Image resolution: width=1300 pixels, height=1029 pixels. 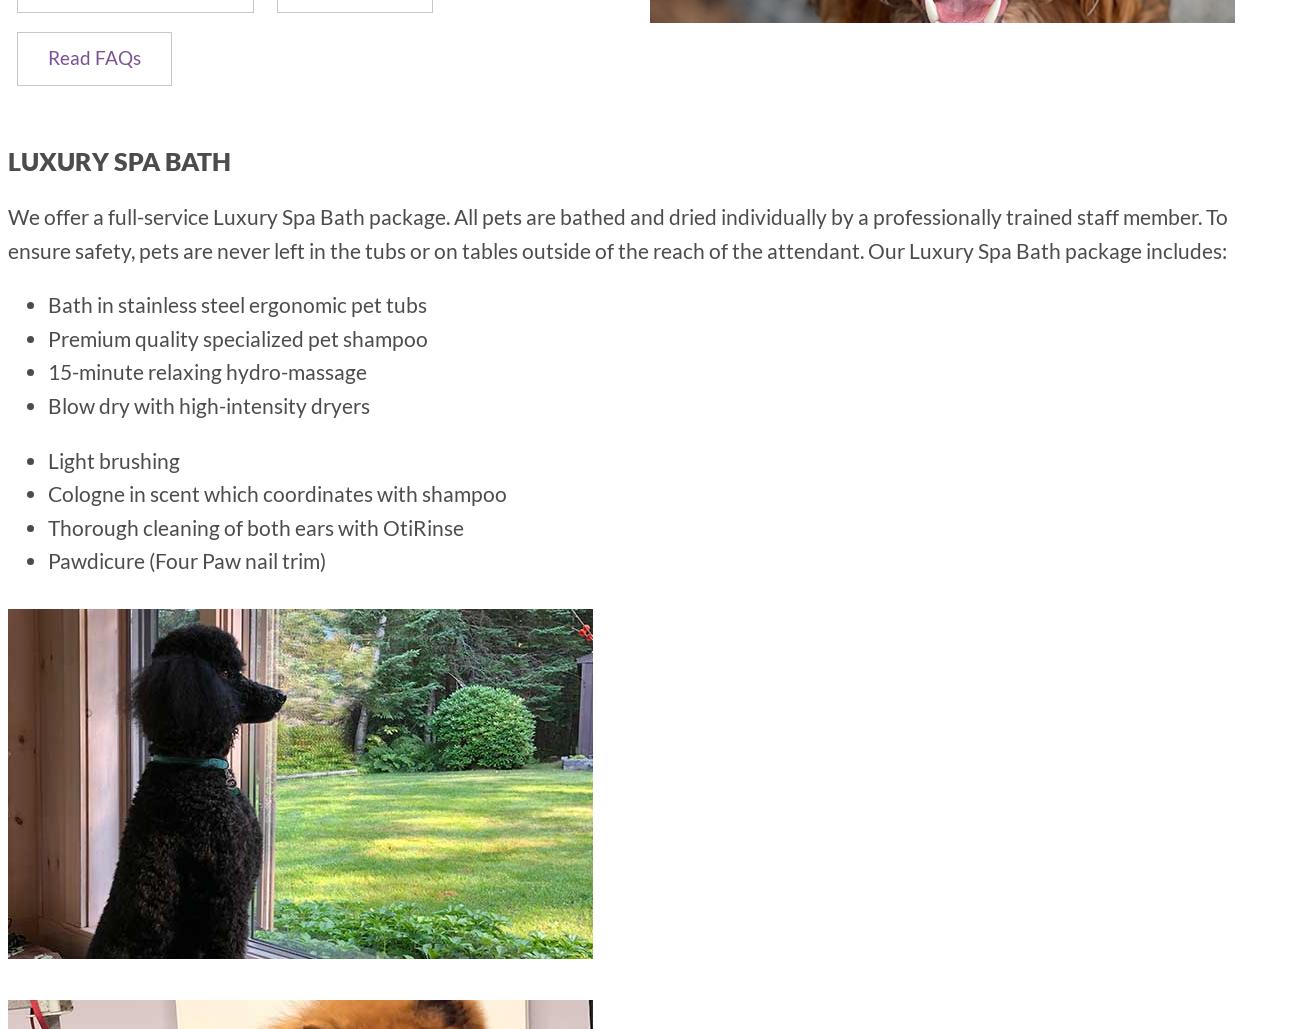 I want to click on 'Bath in stainless steel ergonomic pet tubs', so click(x=236, y=304).